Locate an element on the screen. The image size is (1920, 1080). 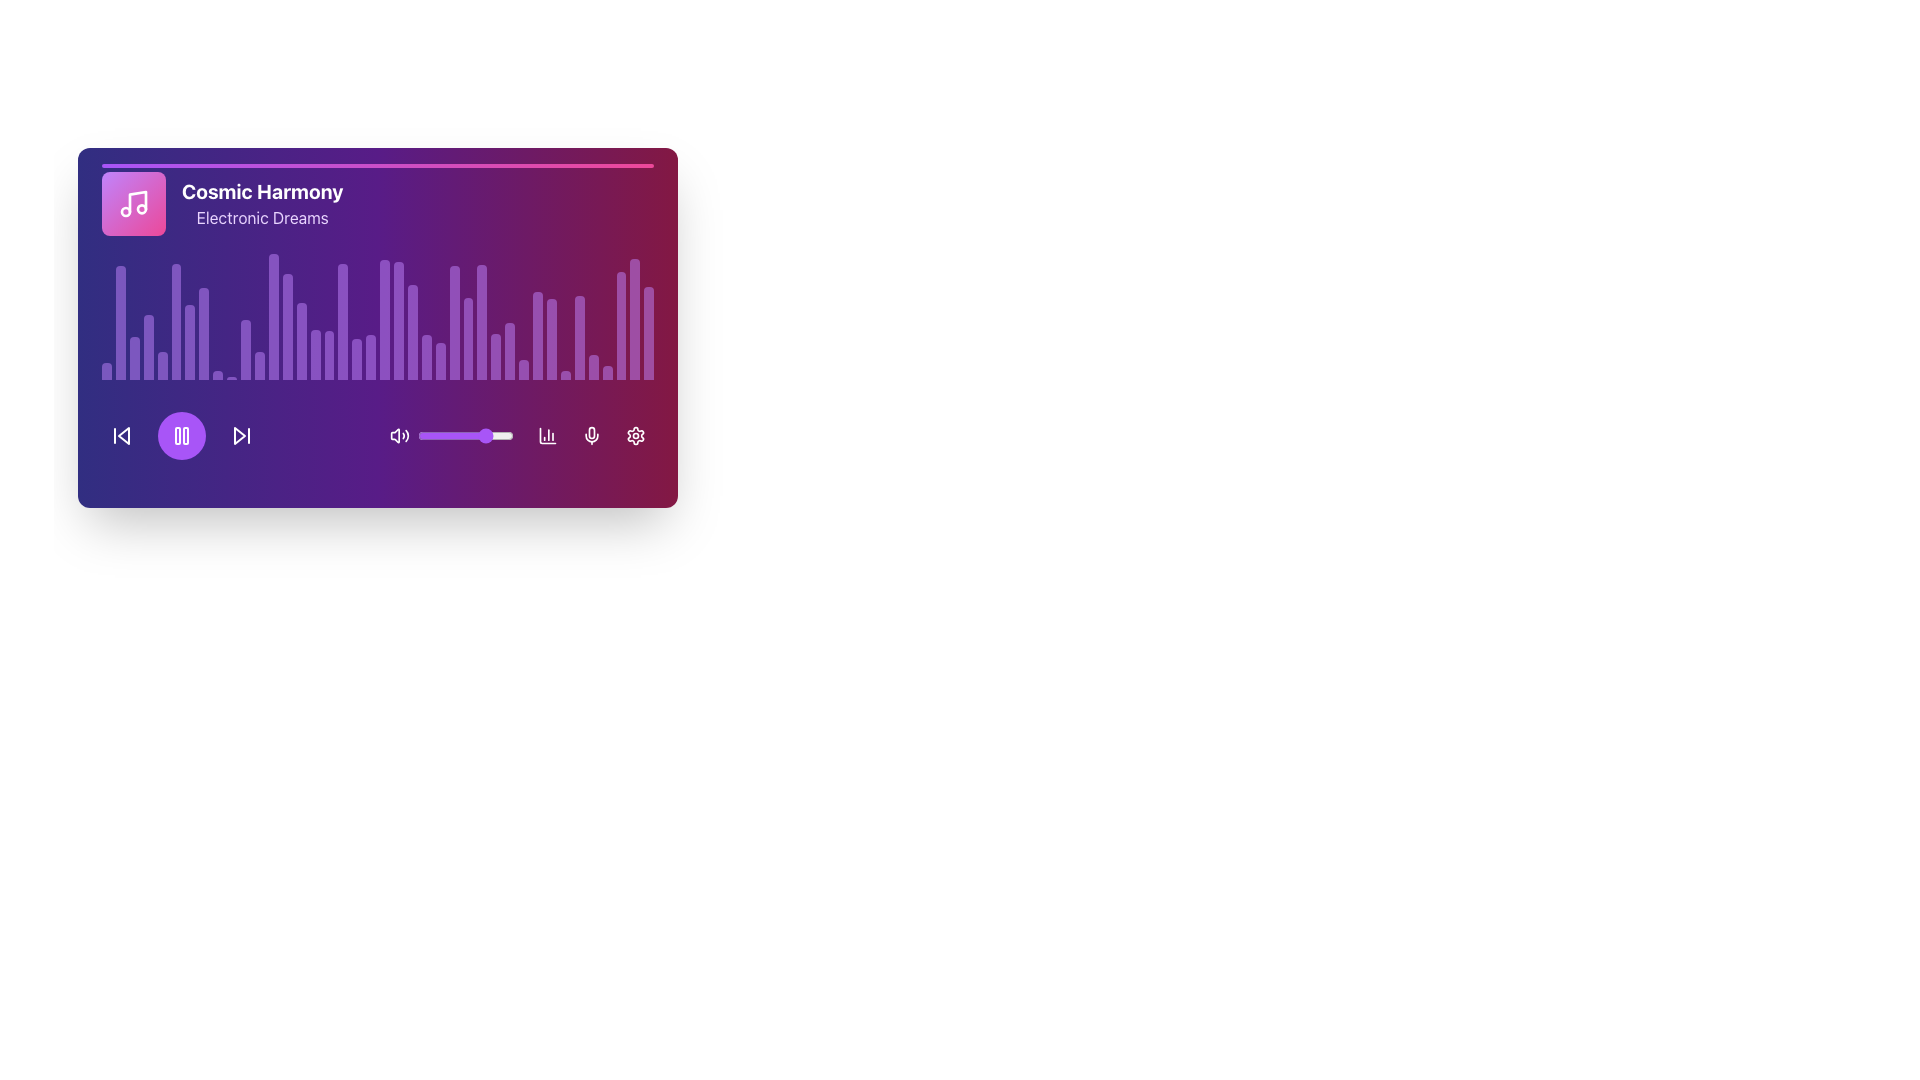
the 26th vertical bar of the graphical equalizer, which is styled in purple with a rounded top is located at coordinates (453, 321).